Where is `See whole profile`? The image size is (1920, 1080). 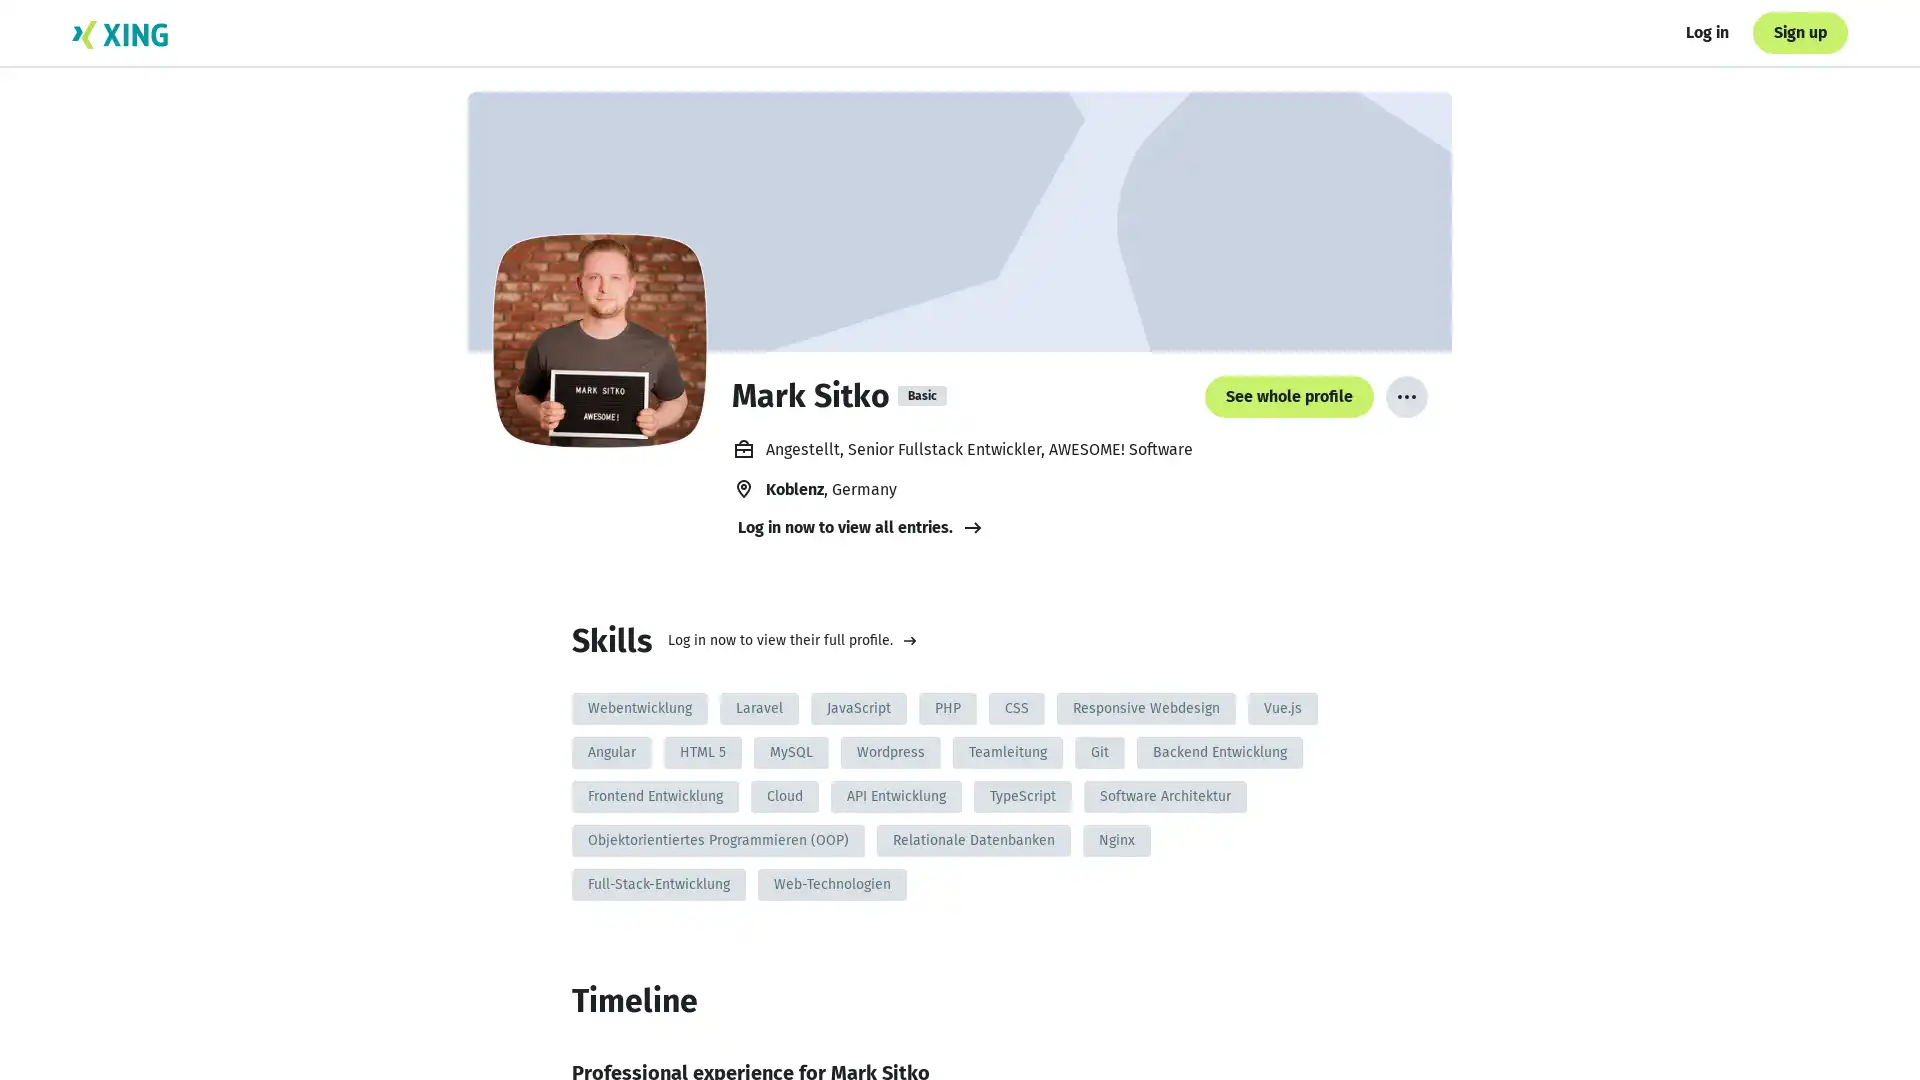
See whole profile is located at coordinates (1289, 397).